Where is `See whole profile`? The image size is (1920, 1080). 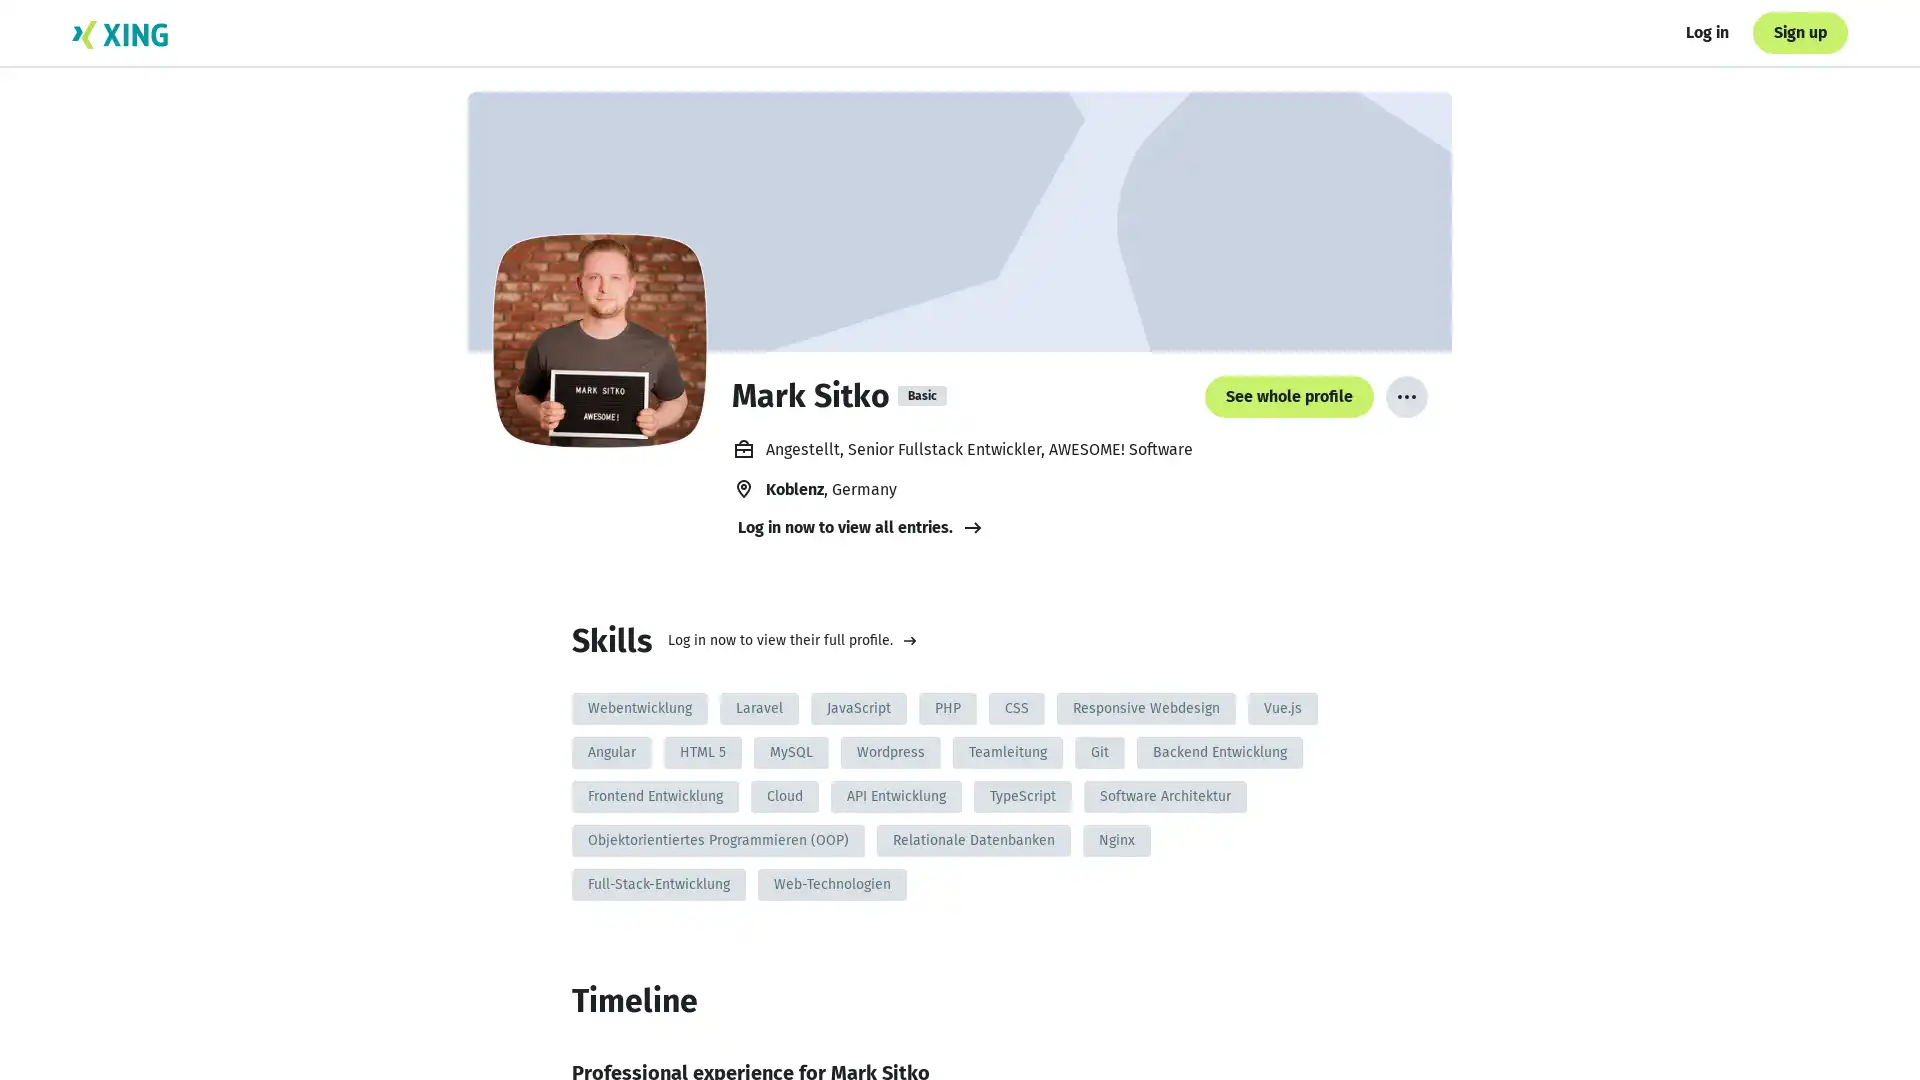
See whole profile is located at coordinates (1289, 397).